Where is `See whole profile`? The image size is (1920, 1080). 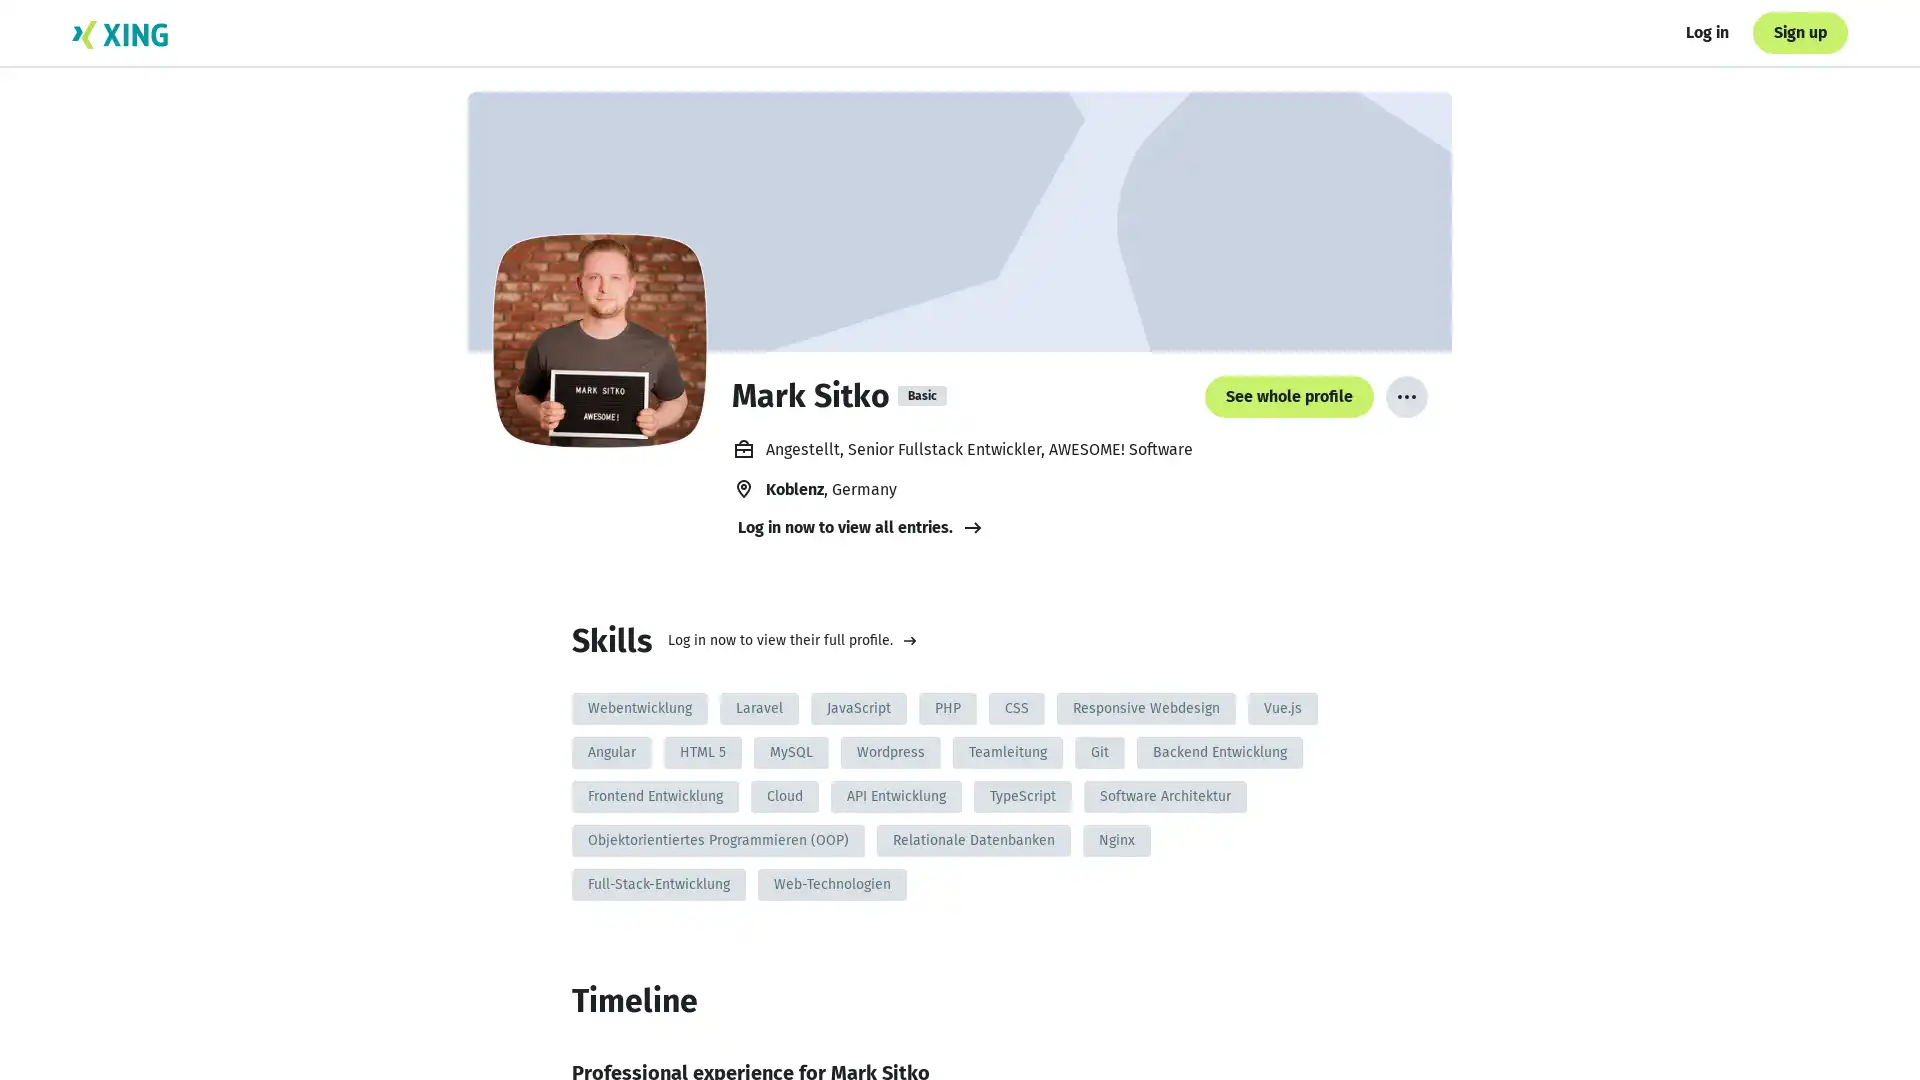
See whole profile is located at coordinates (1289, 397).